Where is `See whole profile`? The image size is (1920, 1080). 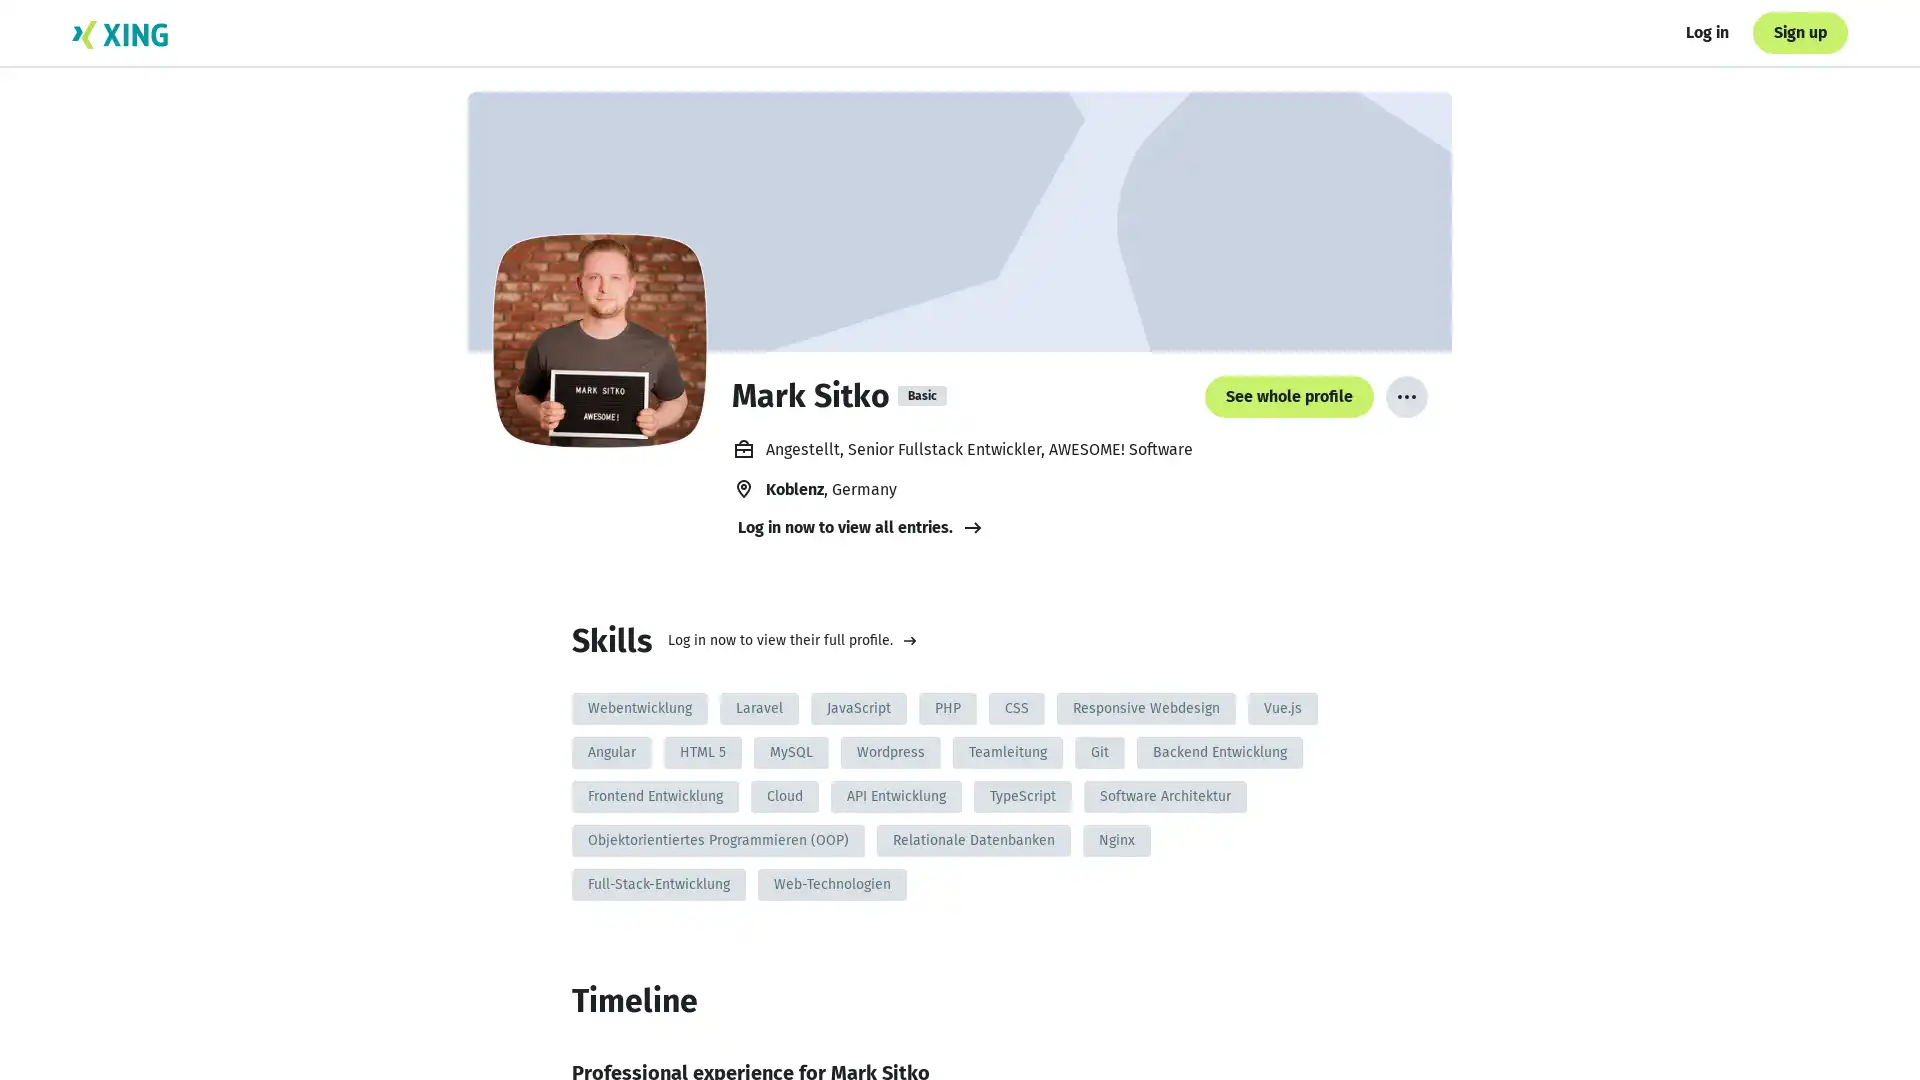
See whole profile is located at coordinates (1289, 397).